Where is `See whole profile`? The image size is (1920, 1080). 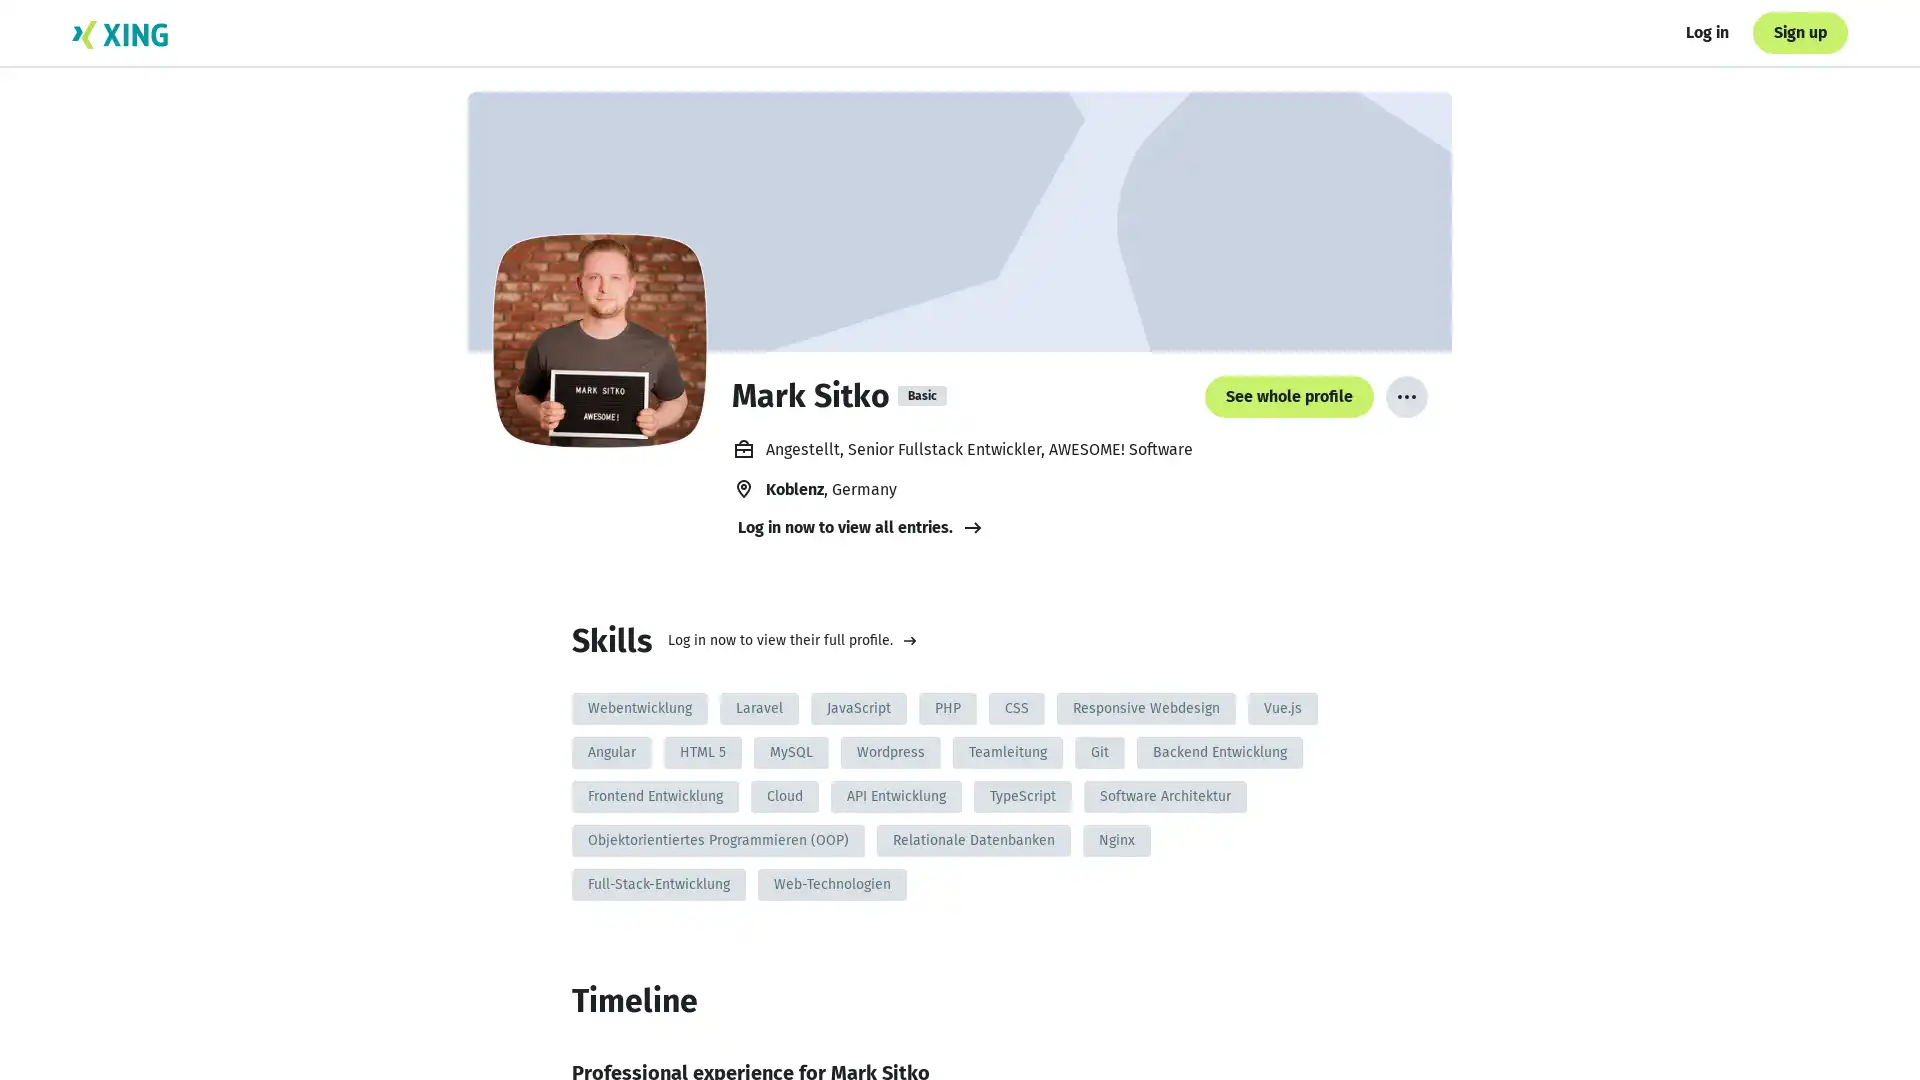
See whole profile is located at coordinates (1289, 397).